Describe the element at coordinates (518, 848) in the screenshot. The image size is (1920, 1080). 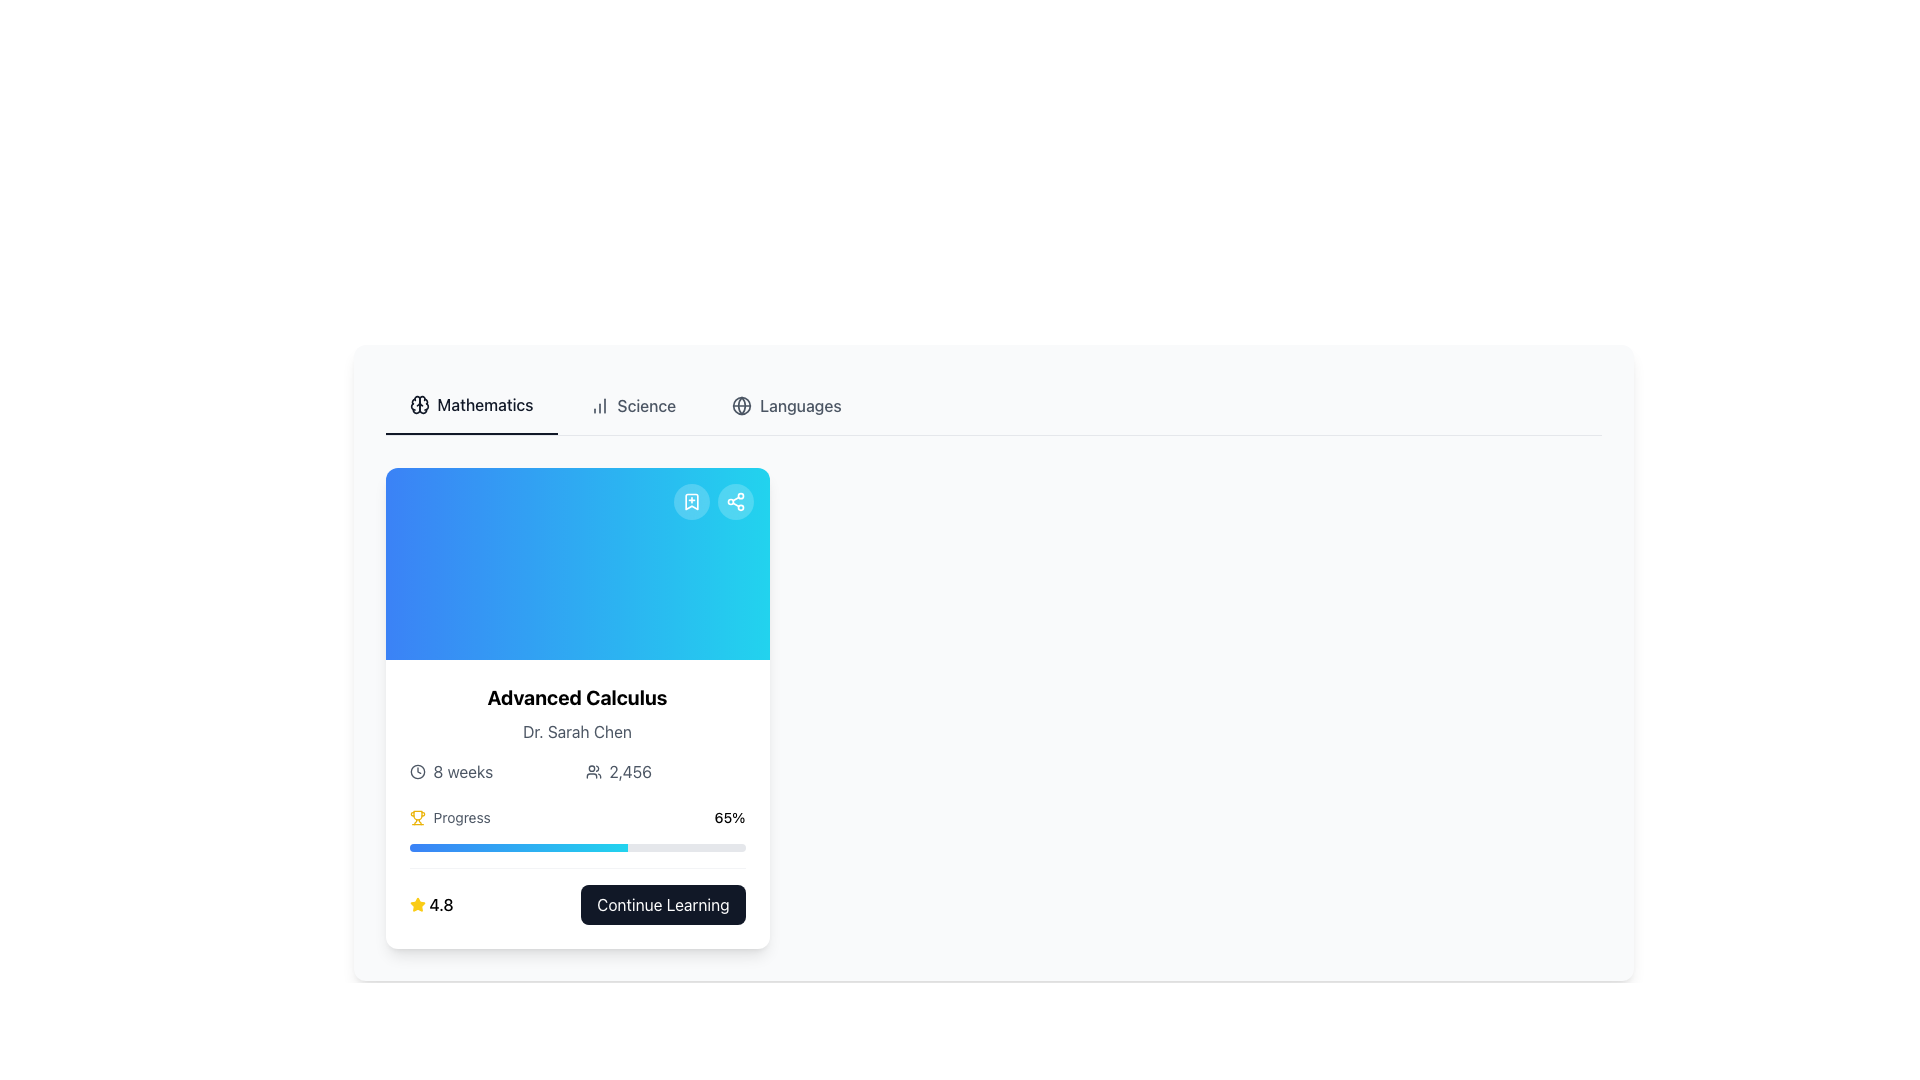
I see `the filled portion of the progress bar that visually represents 65% completion of the task, located at the bottom of the course information card` at that location.